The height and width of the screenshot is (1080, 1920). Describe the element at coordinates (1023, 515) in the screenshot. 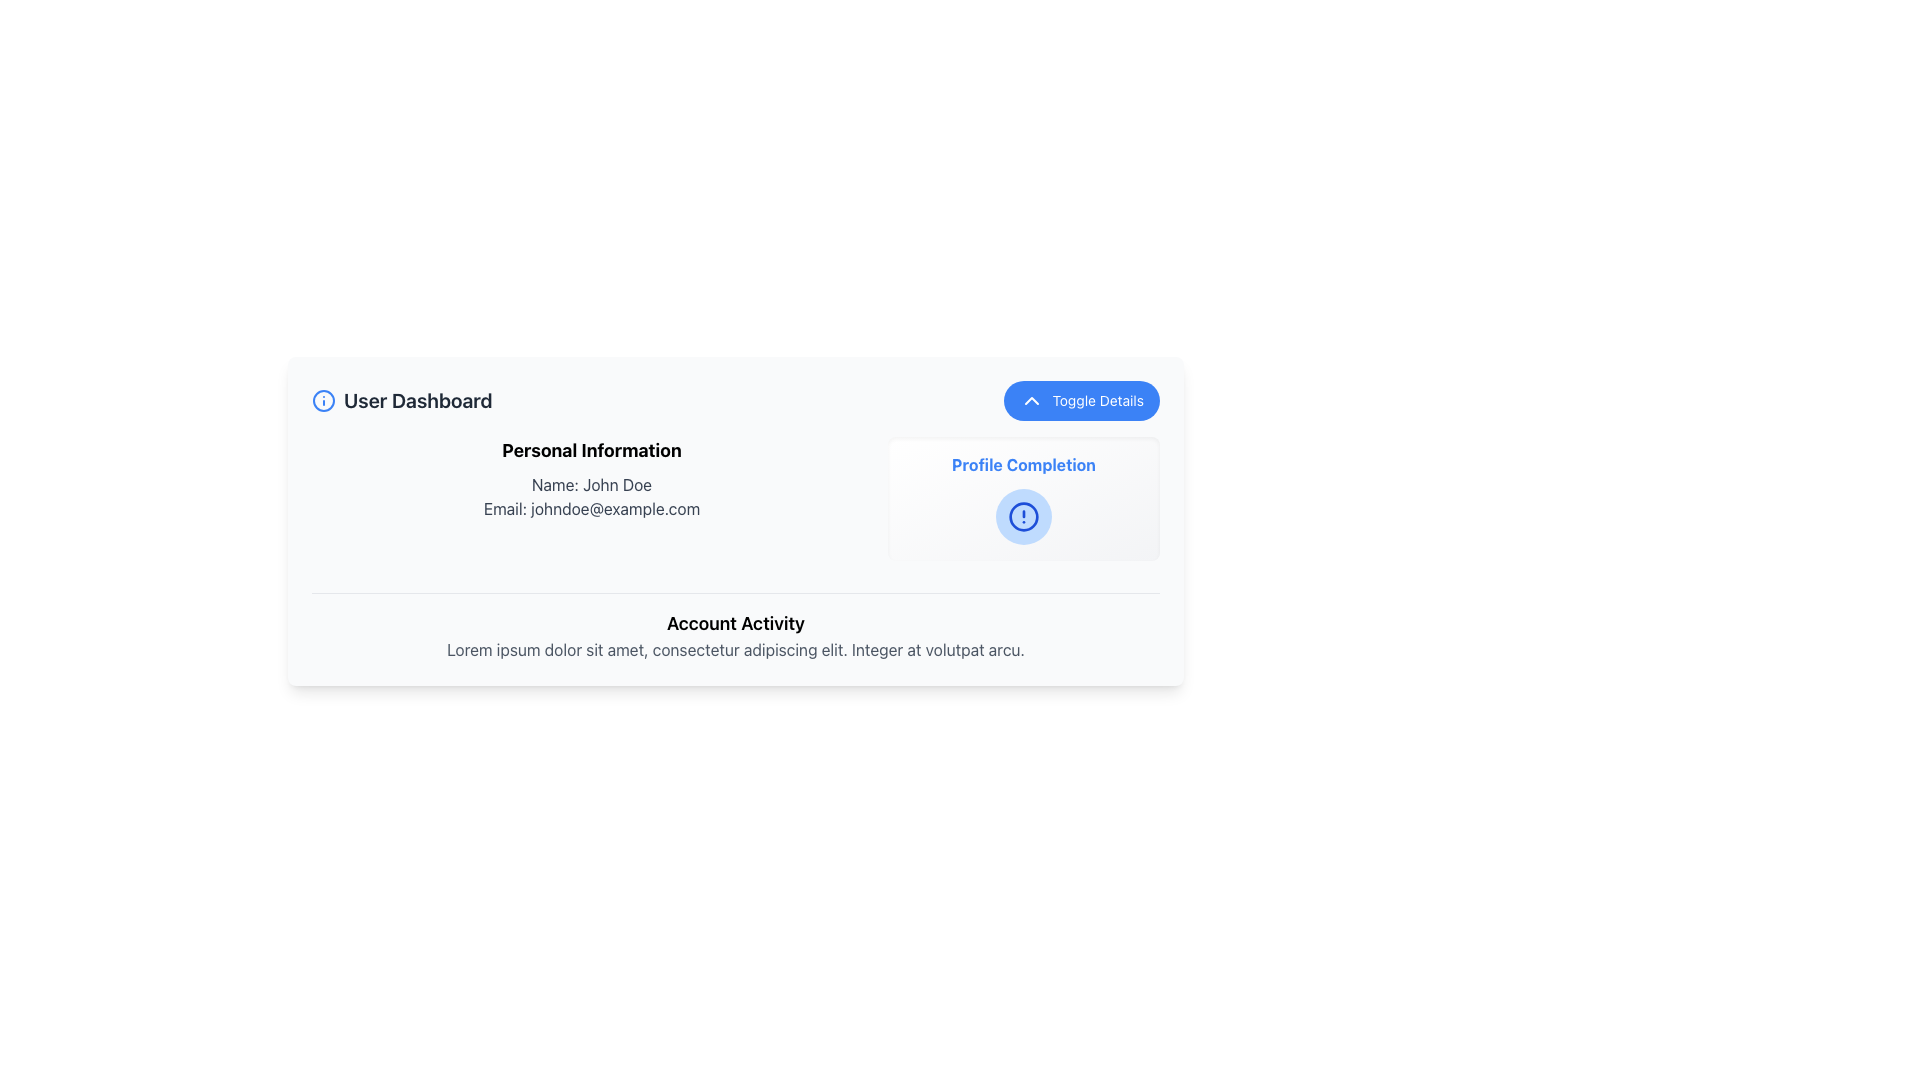

I see `the alert icon in the 'Profile Completion' section` at that location.